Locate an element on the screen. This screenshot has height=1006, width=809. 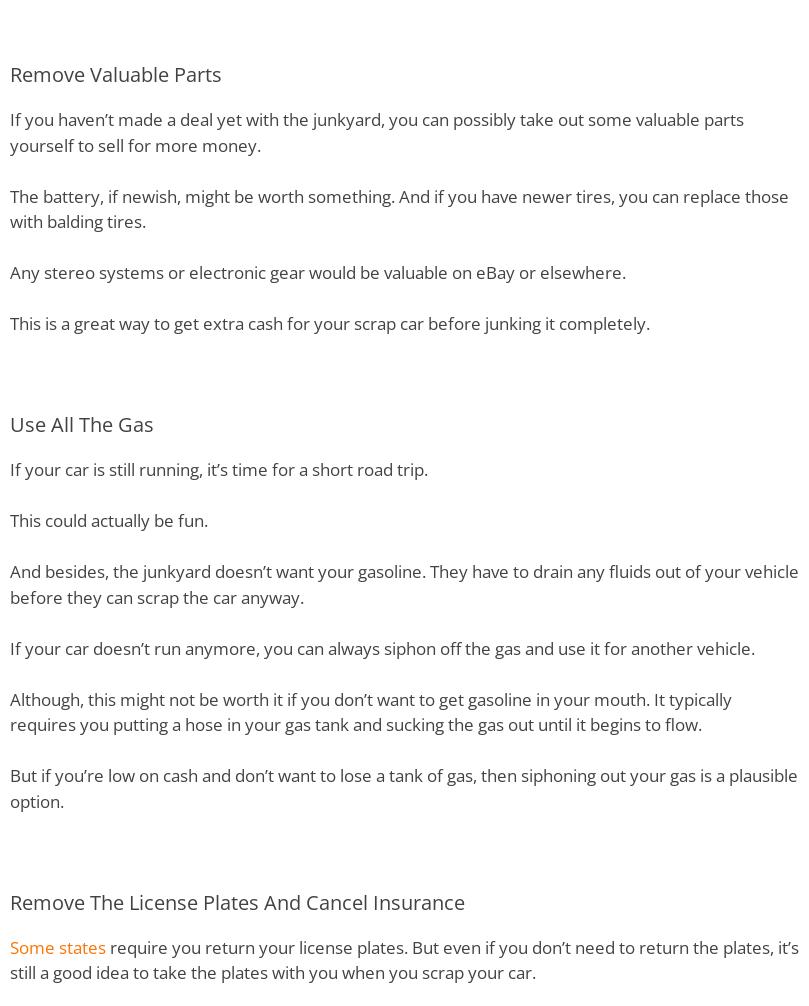
'If you haven’t made a deal yet with the junkyard, you can possibly take out some valuable parts yourself to sell for more money.' is located at coordinates (376, 131).